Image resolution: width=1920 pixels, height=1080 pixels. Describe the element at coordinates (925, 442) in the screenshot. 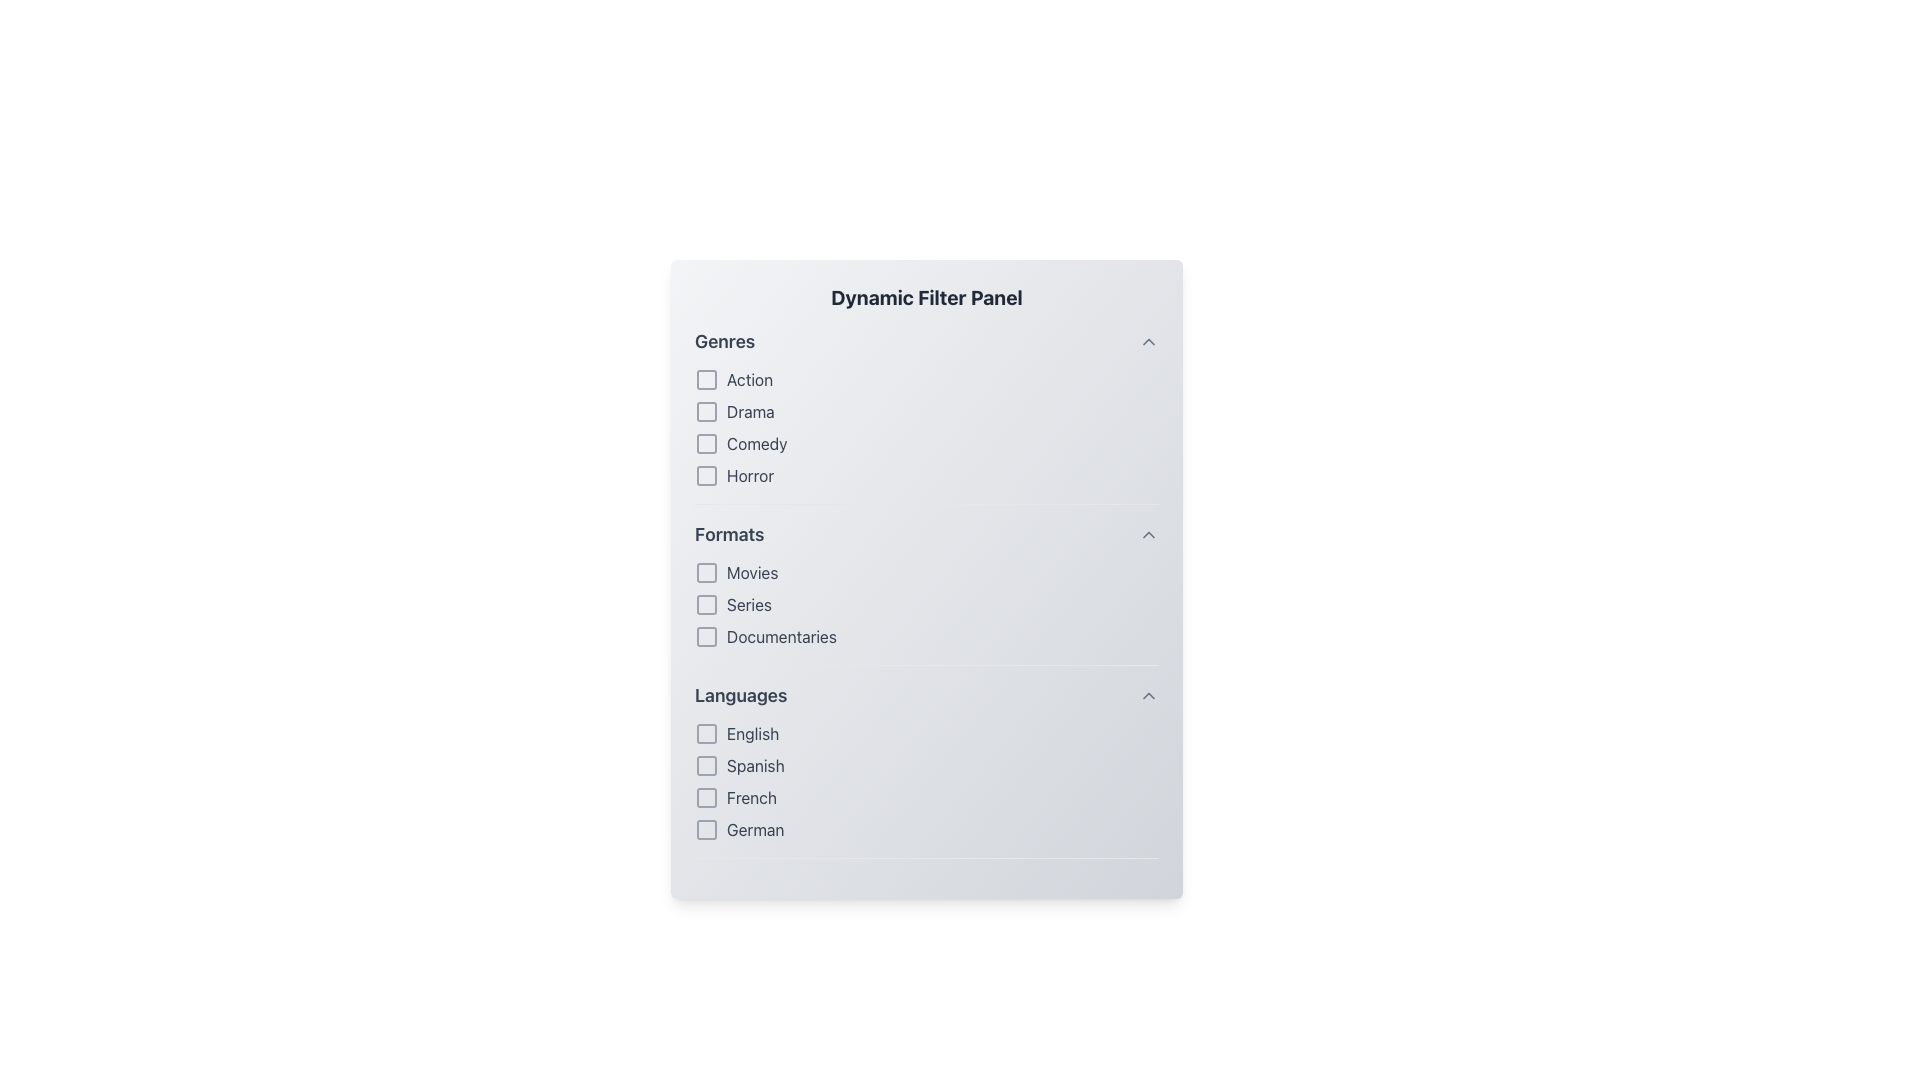

I see `the checkbox labeled 'Comedy' in the 'Genres' section of the filter panel` at that location.